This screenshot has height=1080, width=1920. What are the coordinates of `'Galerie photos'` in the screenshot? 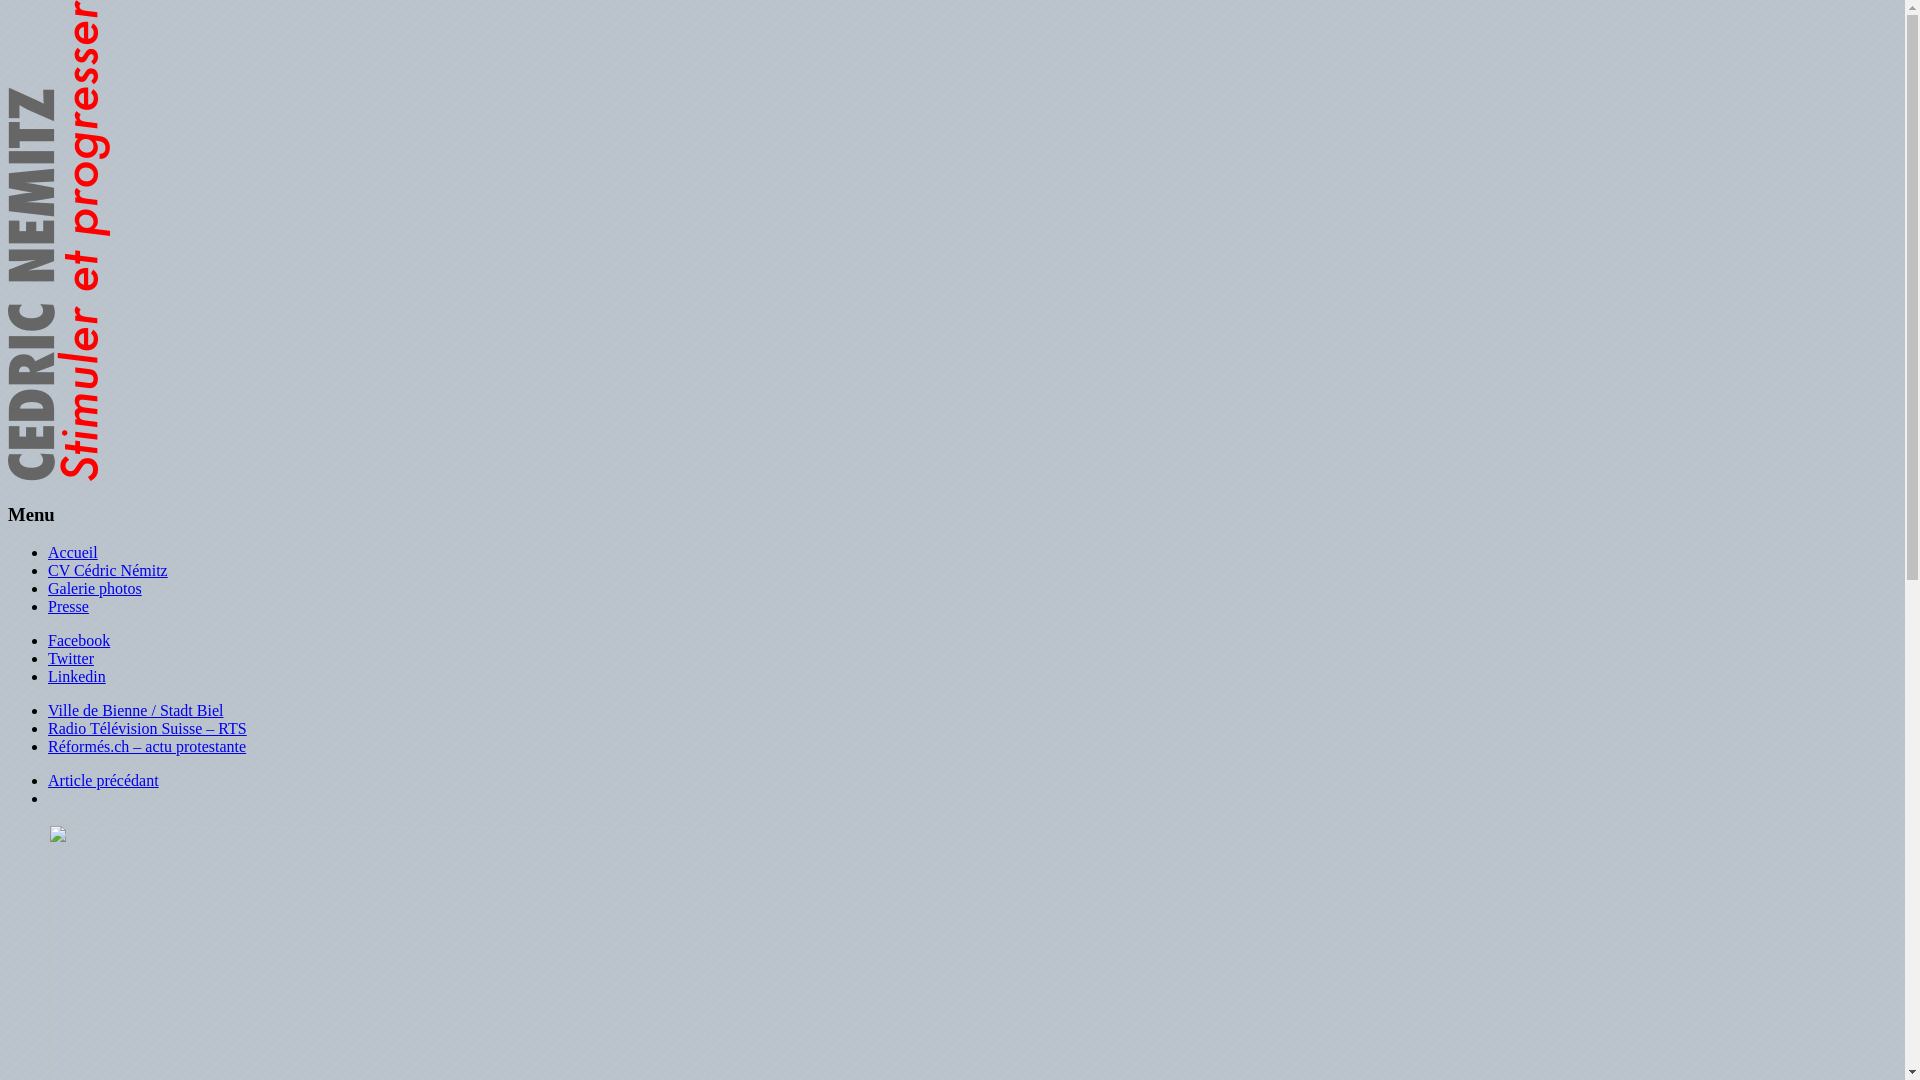 It's located at (94, 587).